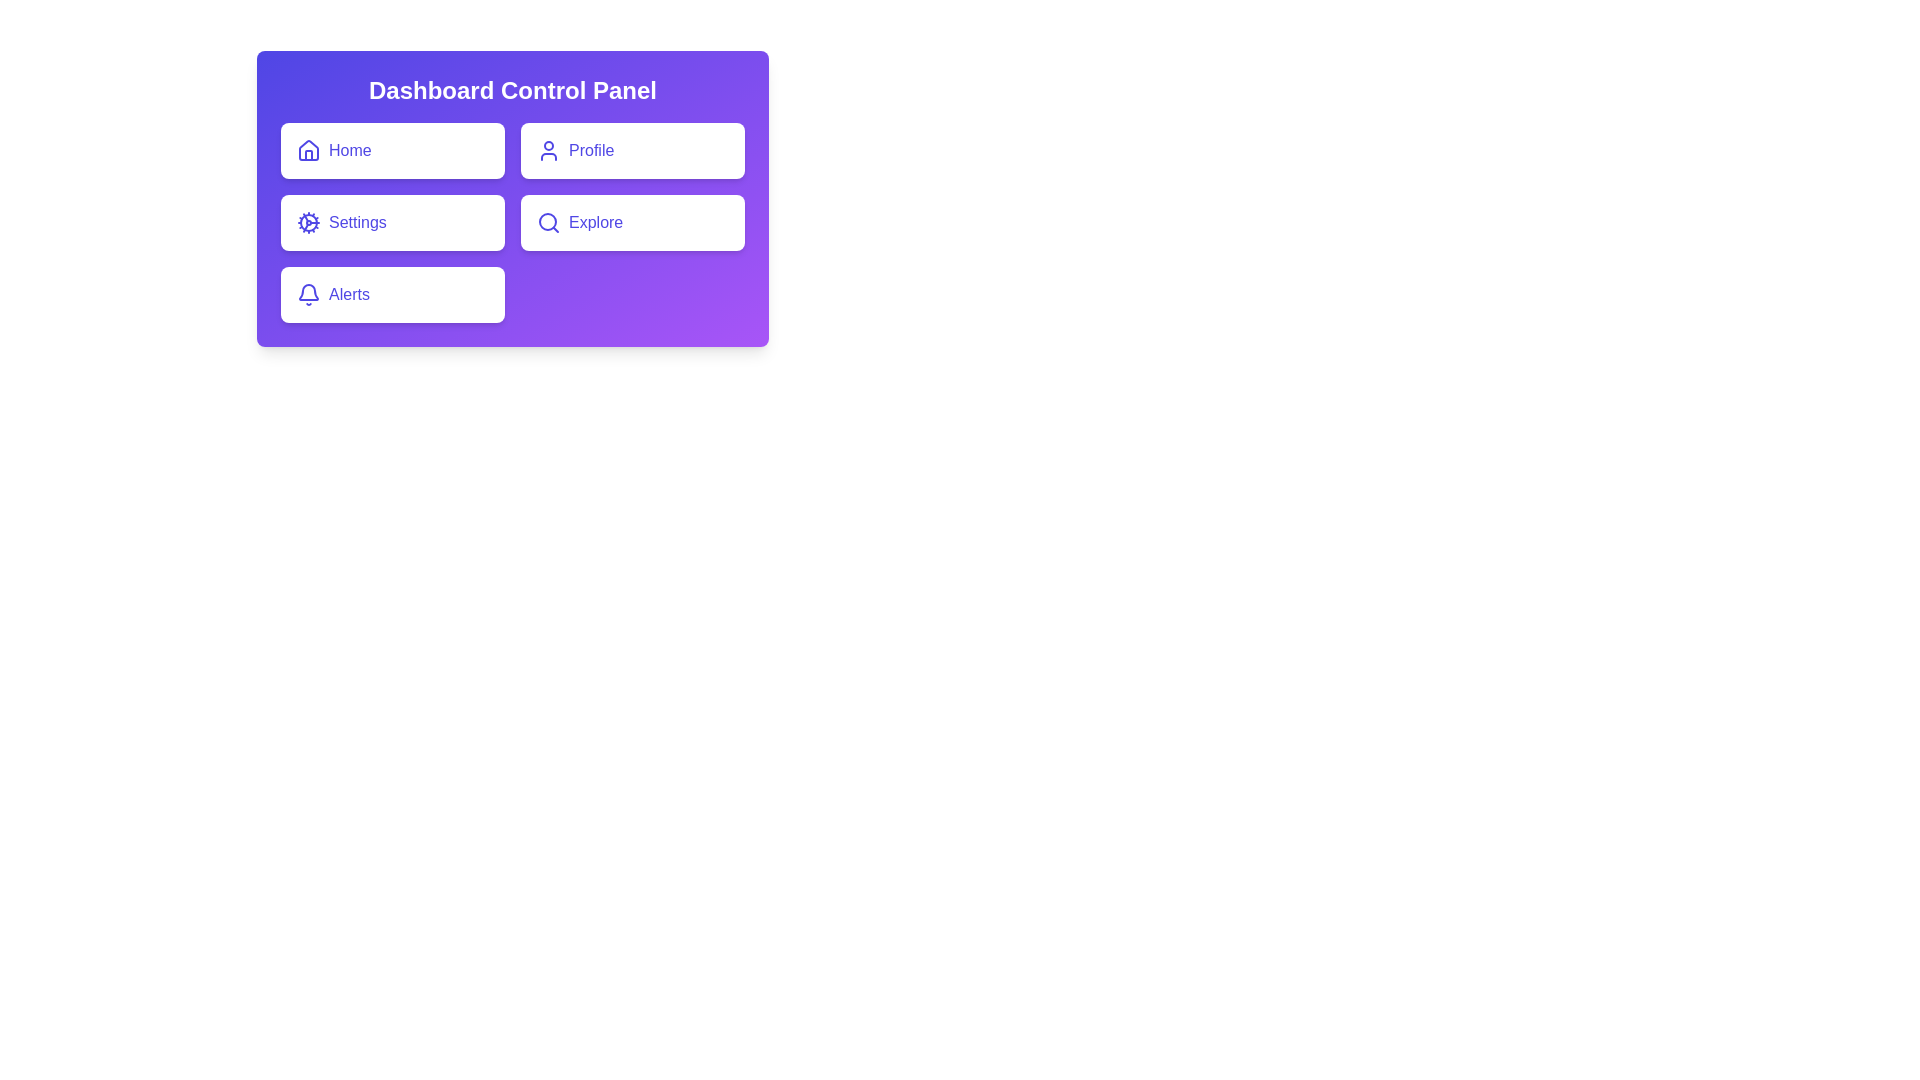  Describe the element at coordinates (307, 294) in the screenshot. I see `the blue outlined bell icon in the 'Alerts' section, located to the left of the 'Alerts' text` at that location.